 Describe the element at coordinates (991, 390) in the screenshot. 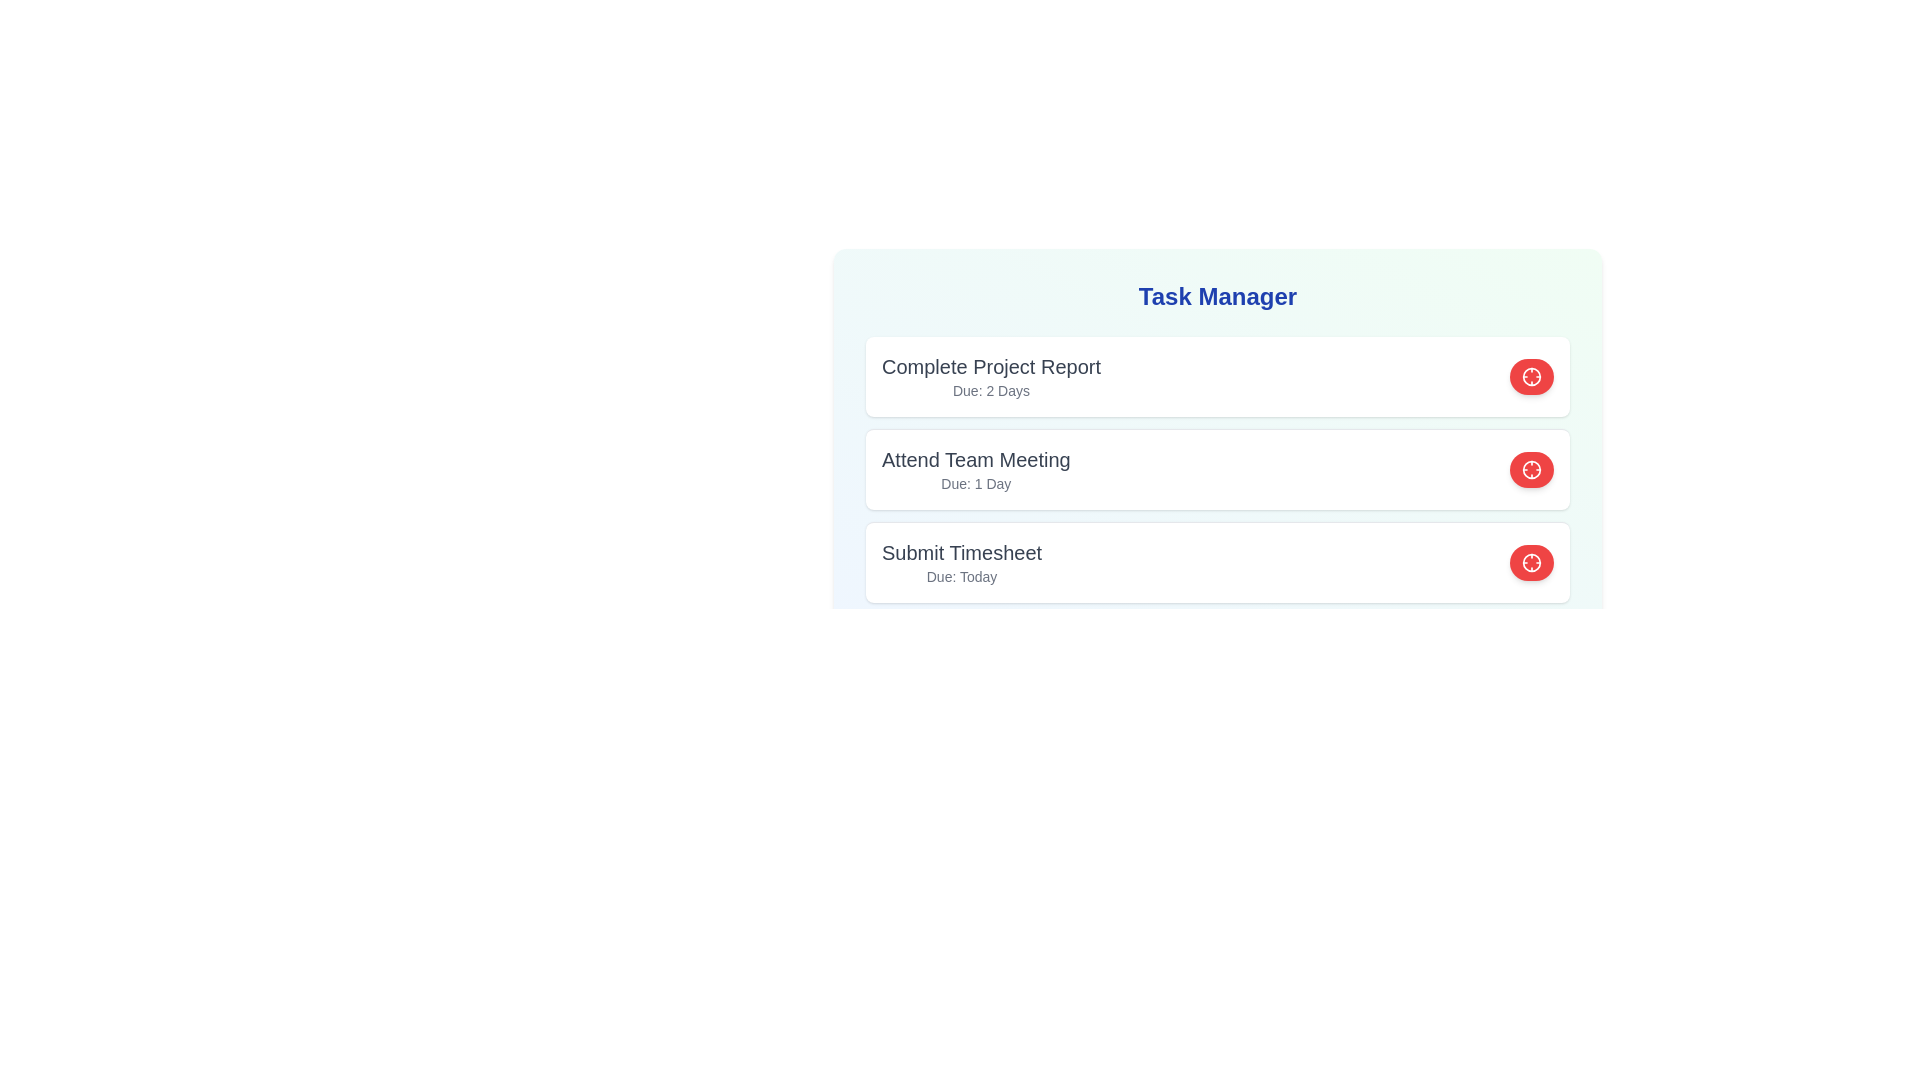

I see `the Text Label indicating the deadline for the task 'Complete Project Report', which is located immediately below the task heading and displays the due date of 2 days` at that location.